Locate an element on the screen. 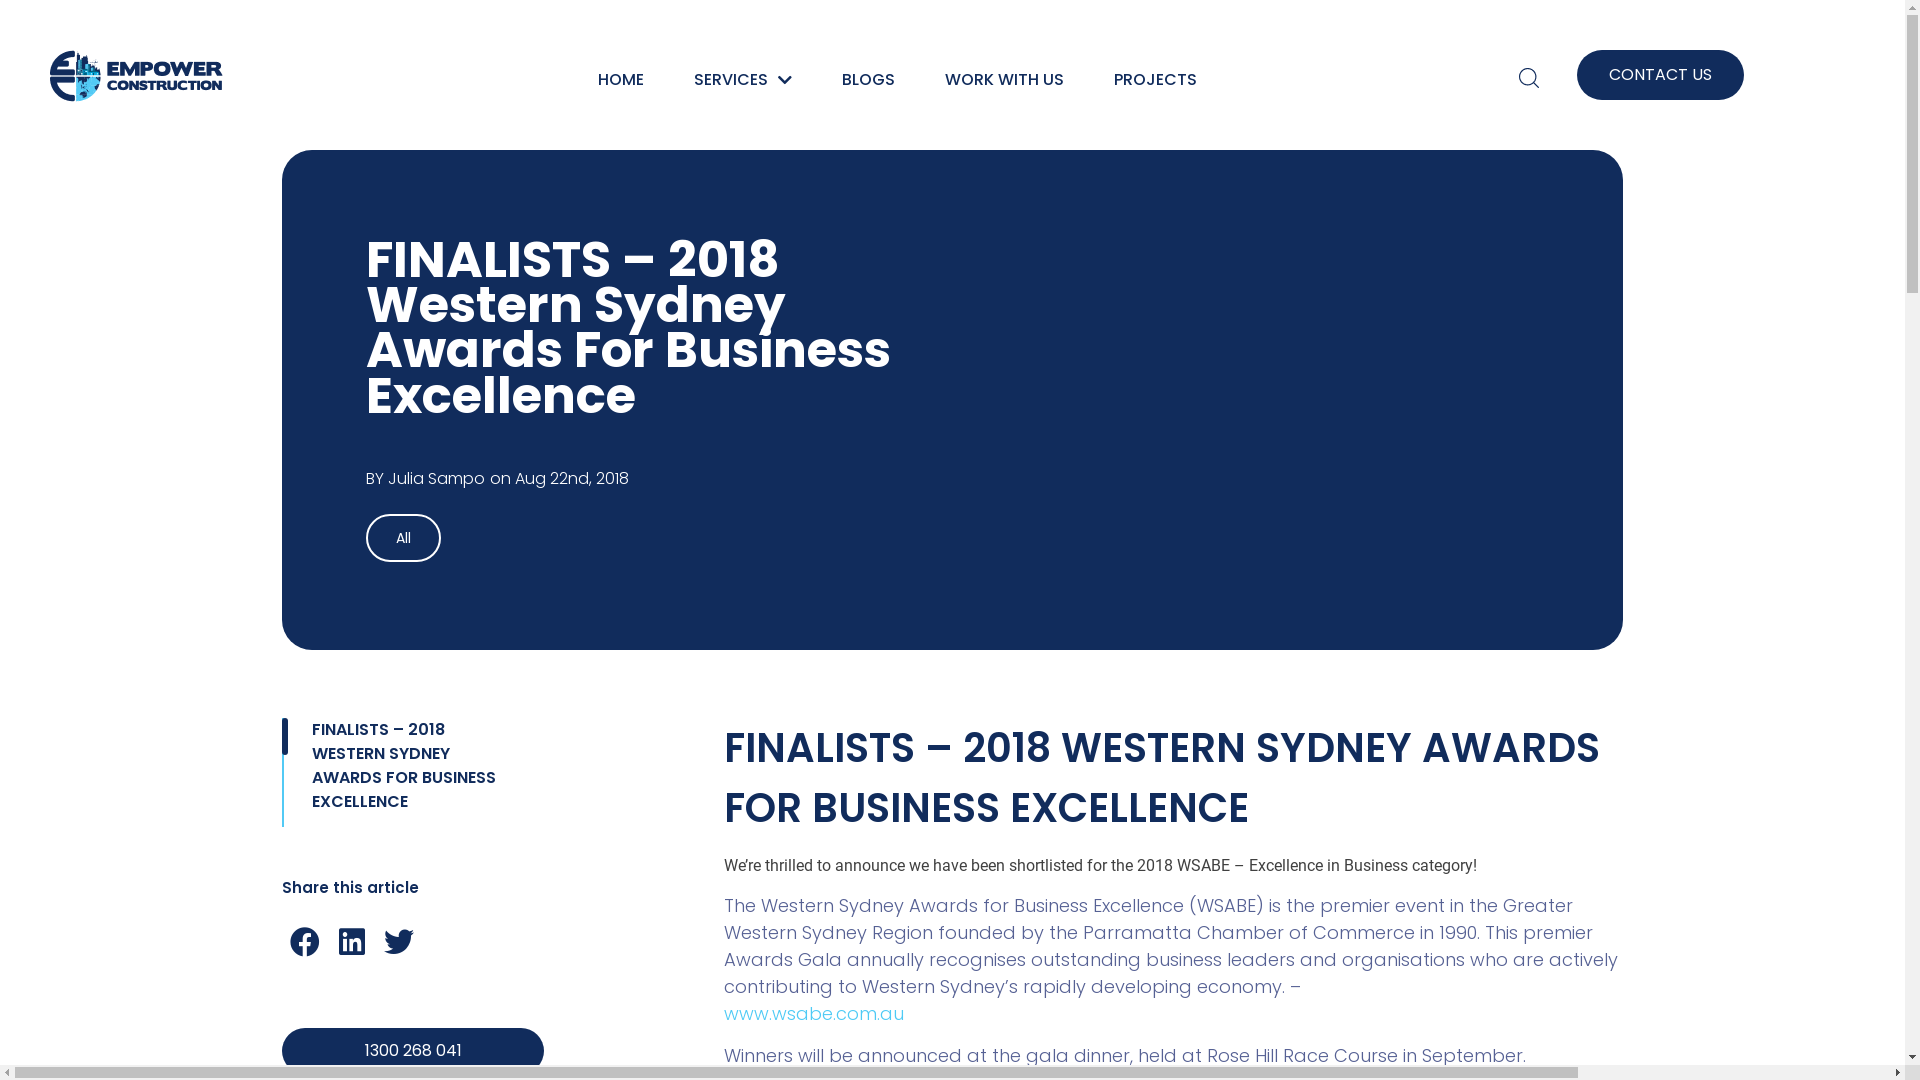 Image resolution: width=1920 pixels, height=1080 pixels. 'All' is located at coordinates (402, 536).